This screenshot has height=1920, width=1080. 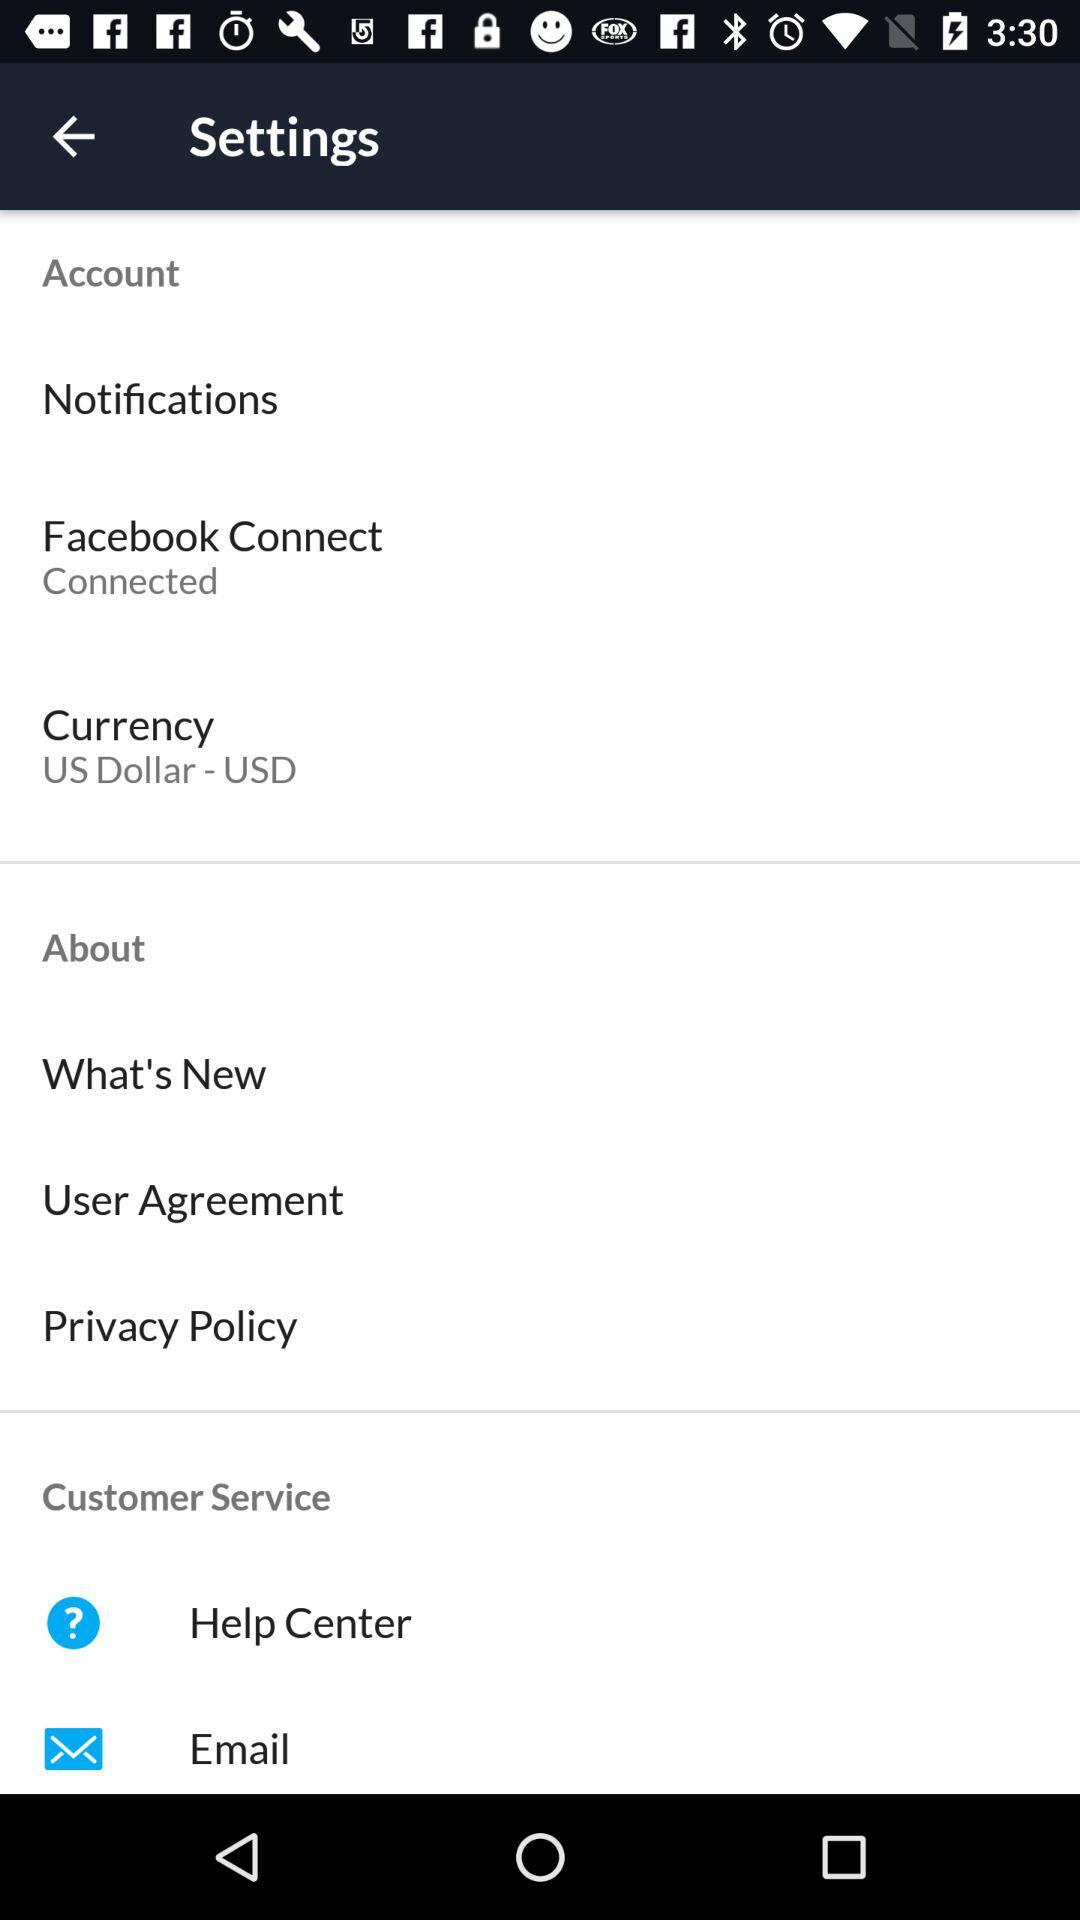 I want to click on icon below help center icon, so click(x=540, y=1738).